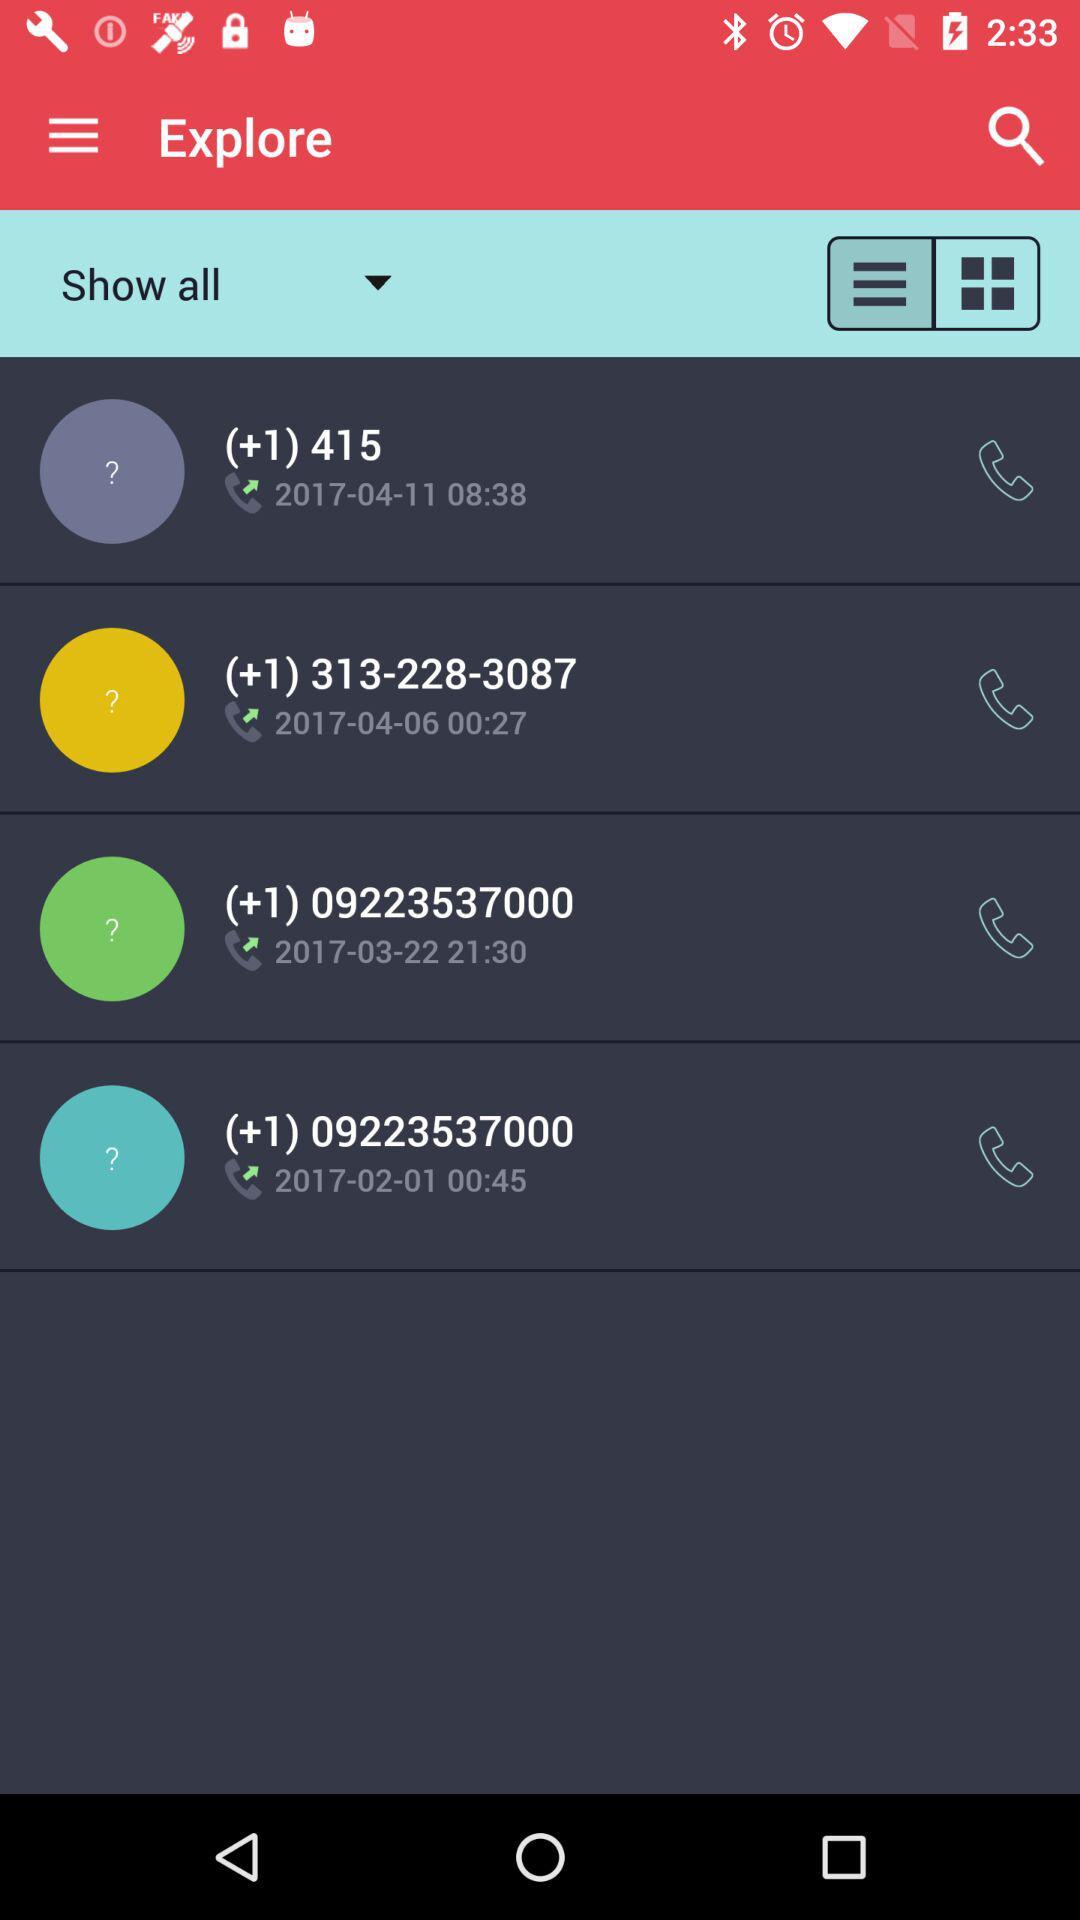  What do you see at coordinates (1006, 1157) in the screenshot?
I see `call number` at bounding box center [1006, 1157].